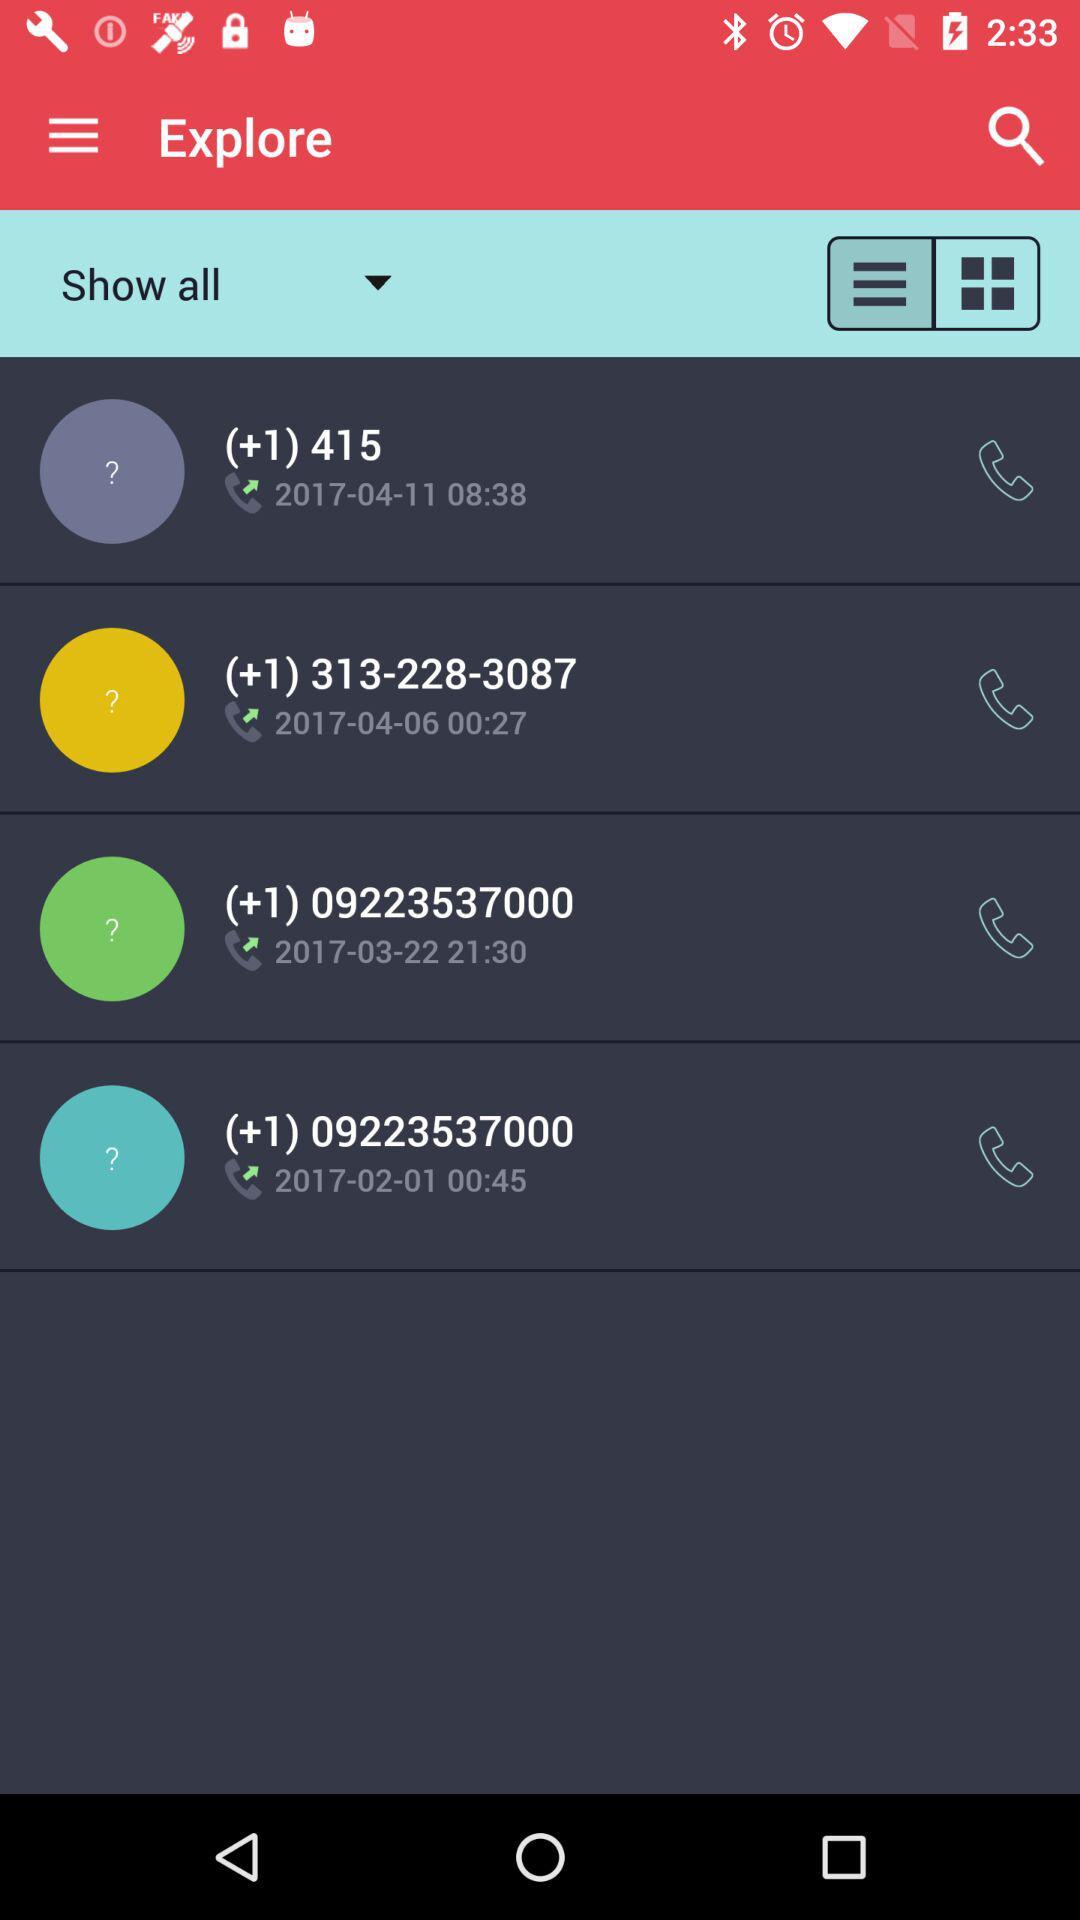  What do you see at coordinates (1006, 1157) in the screenshot?
I see `call number` at bounding box center [1006, 1157].